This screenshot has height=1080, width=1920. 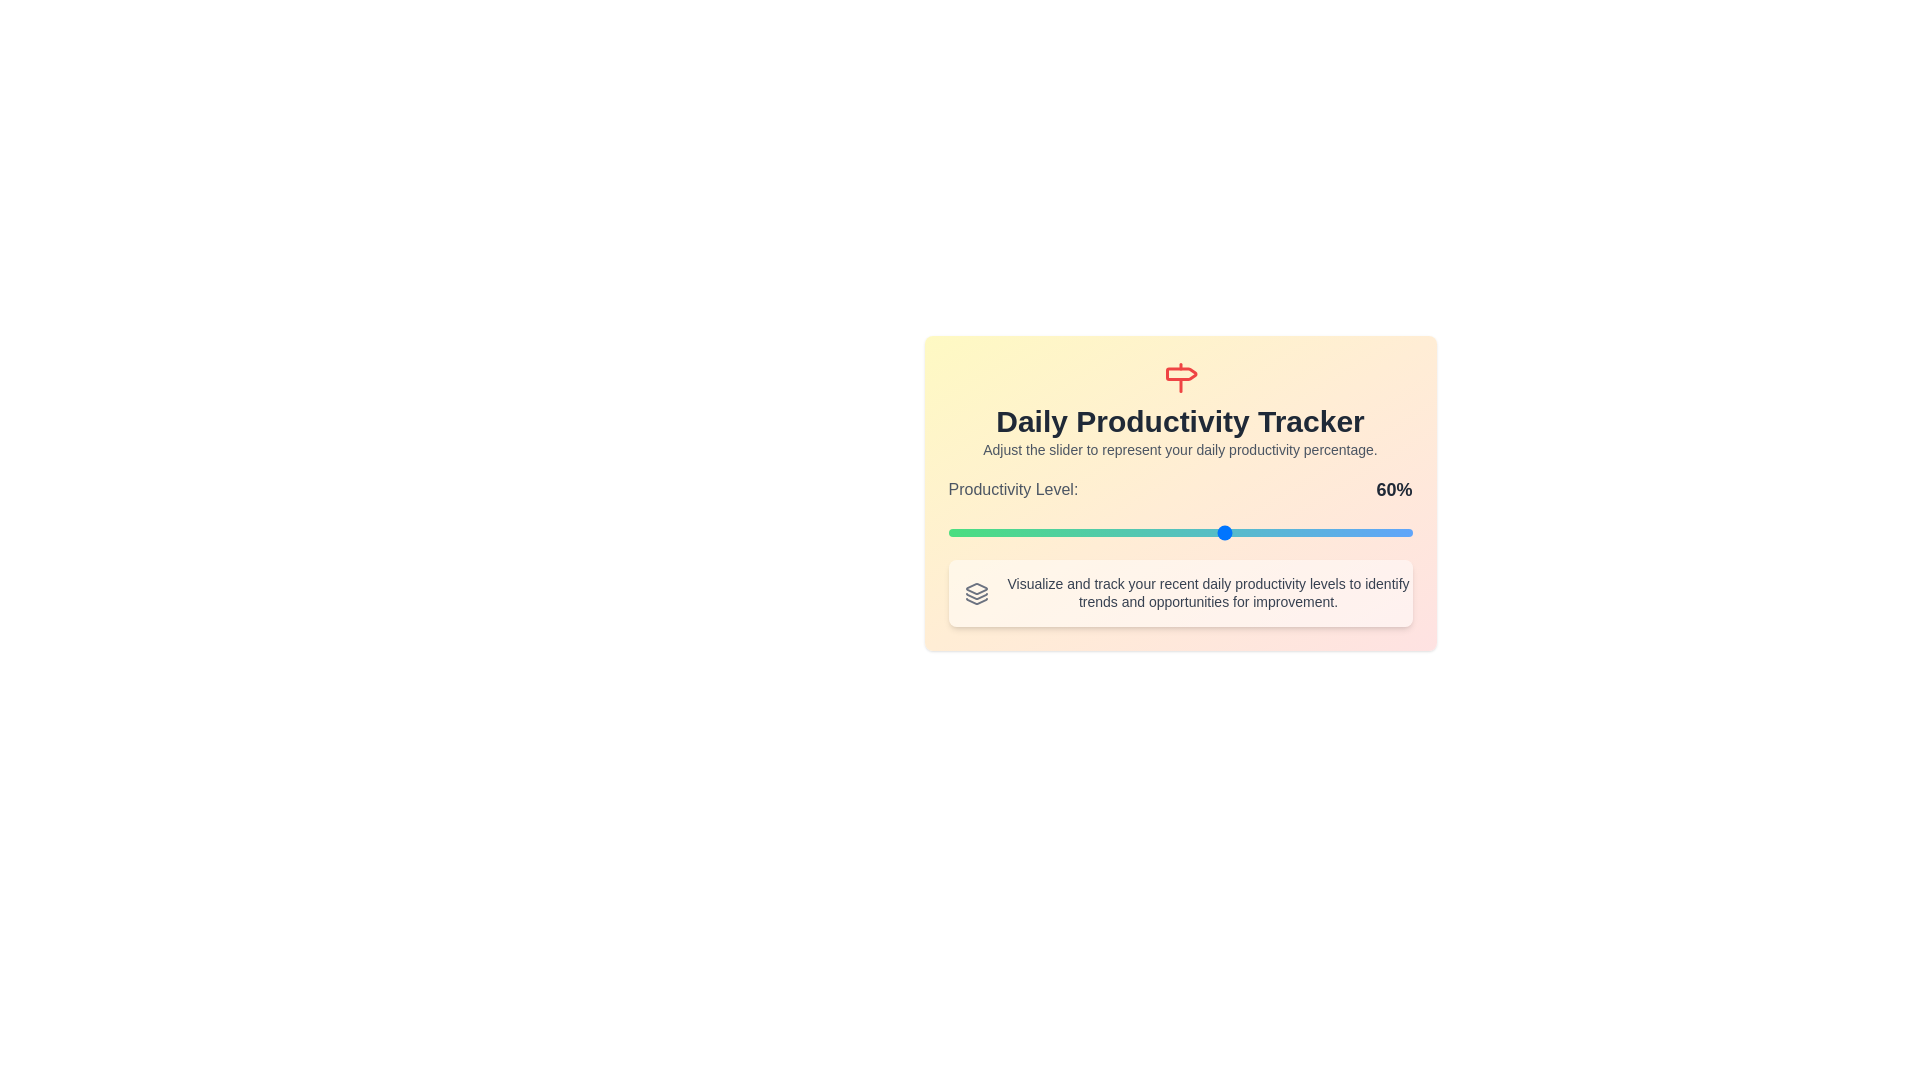 What do you see at coordinates (1157, 531) in the screenshot?
I see `the slider to set the productivity level to 45%` at bounding box center [1157, 531].